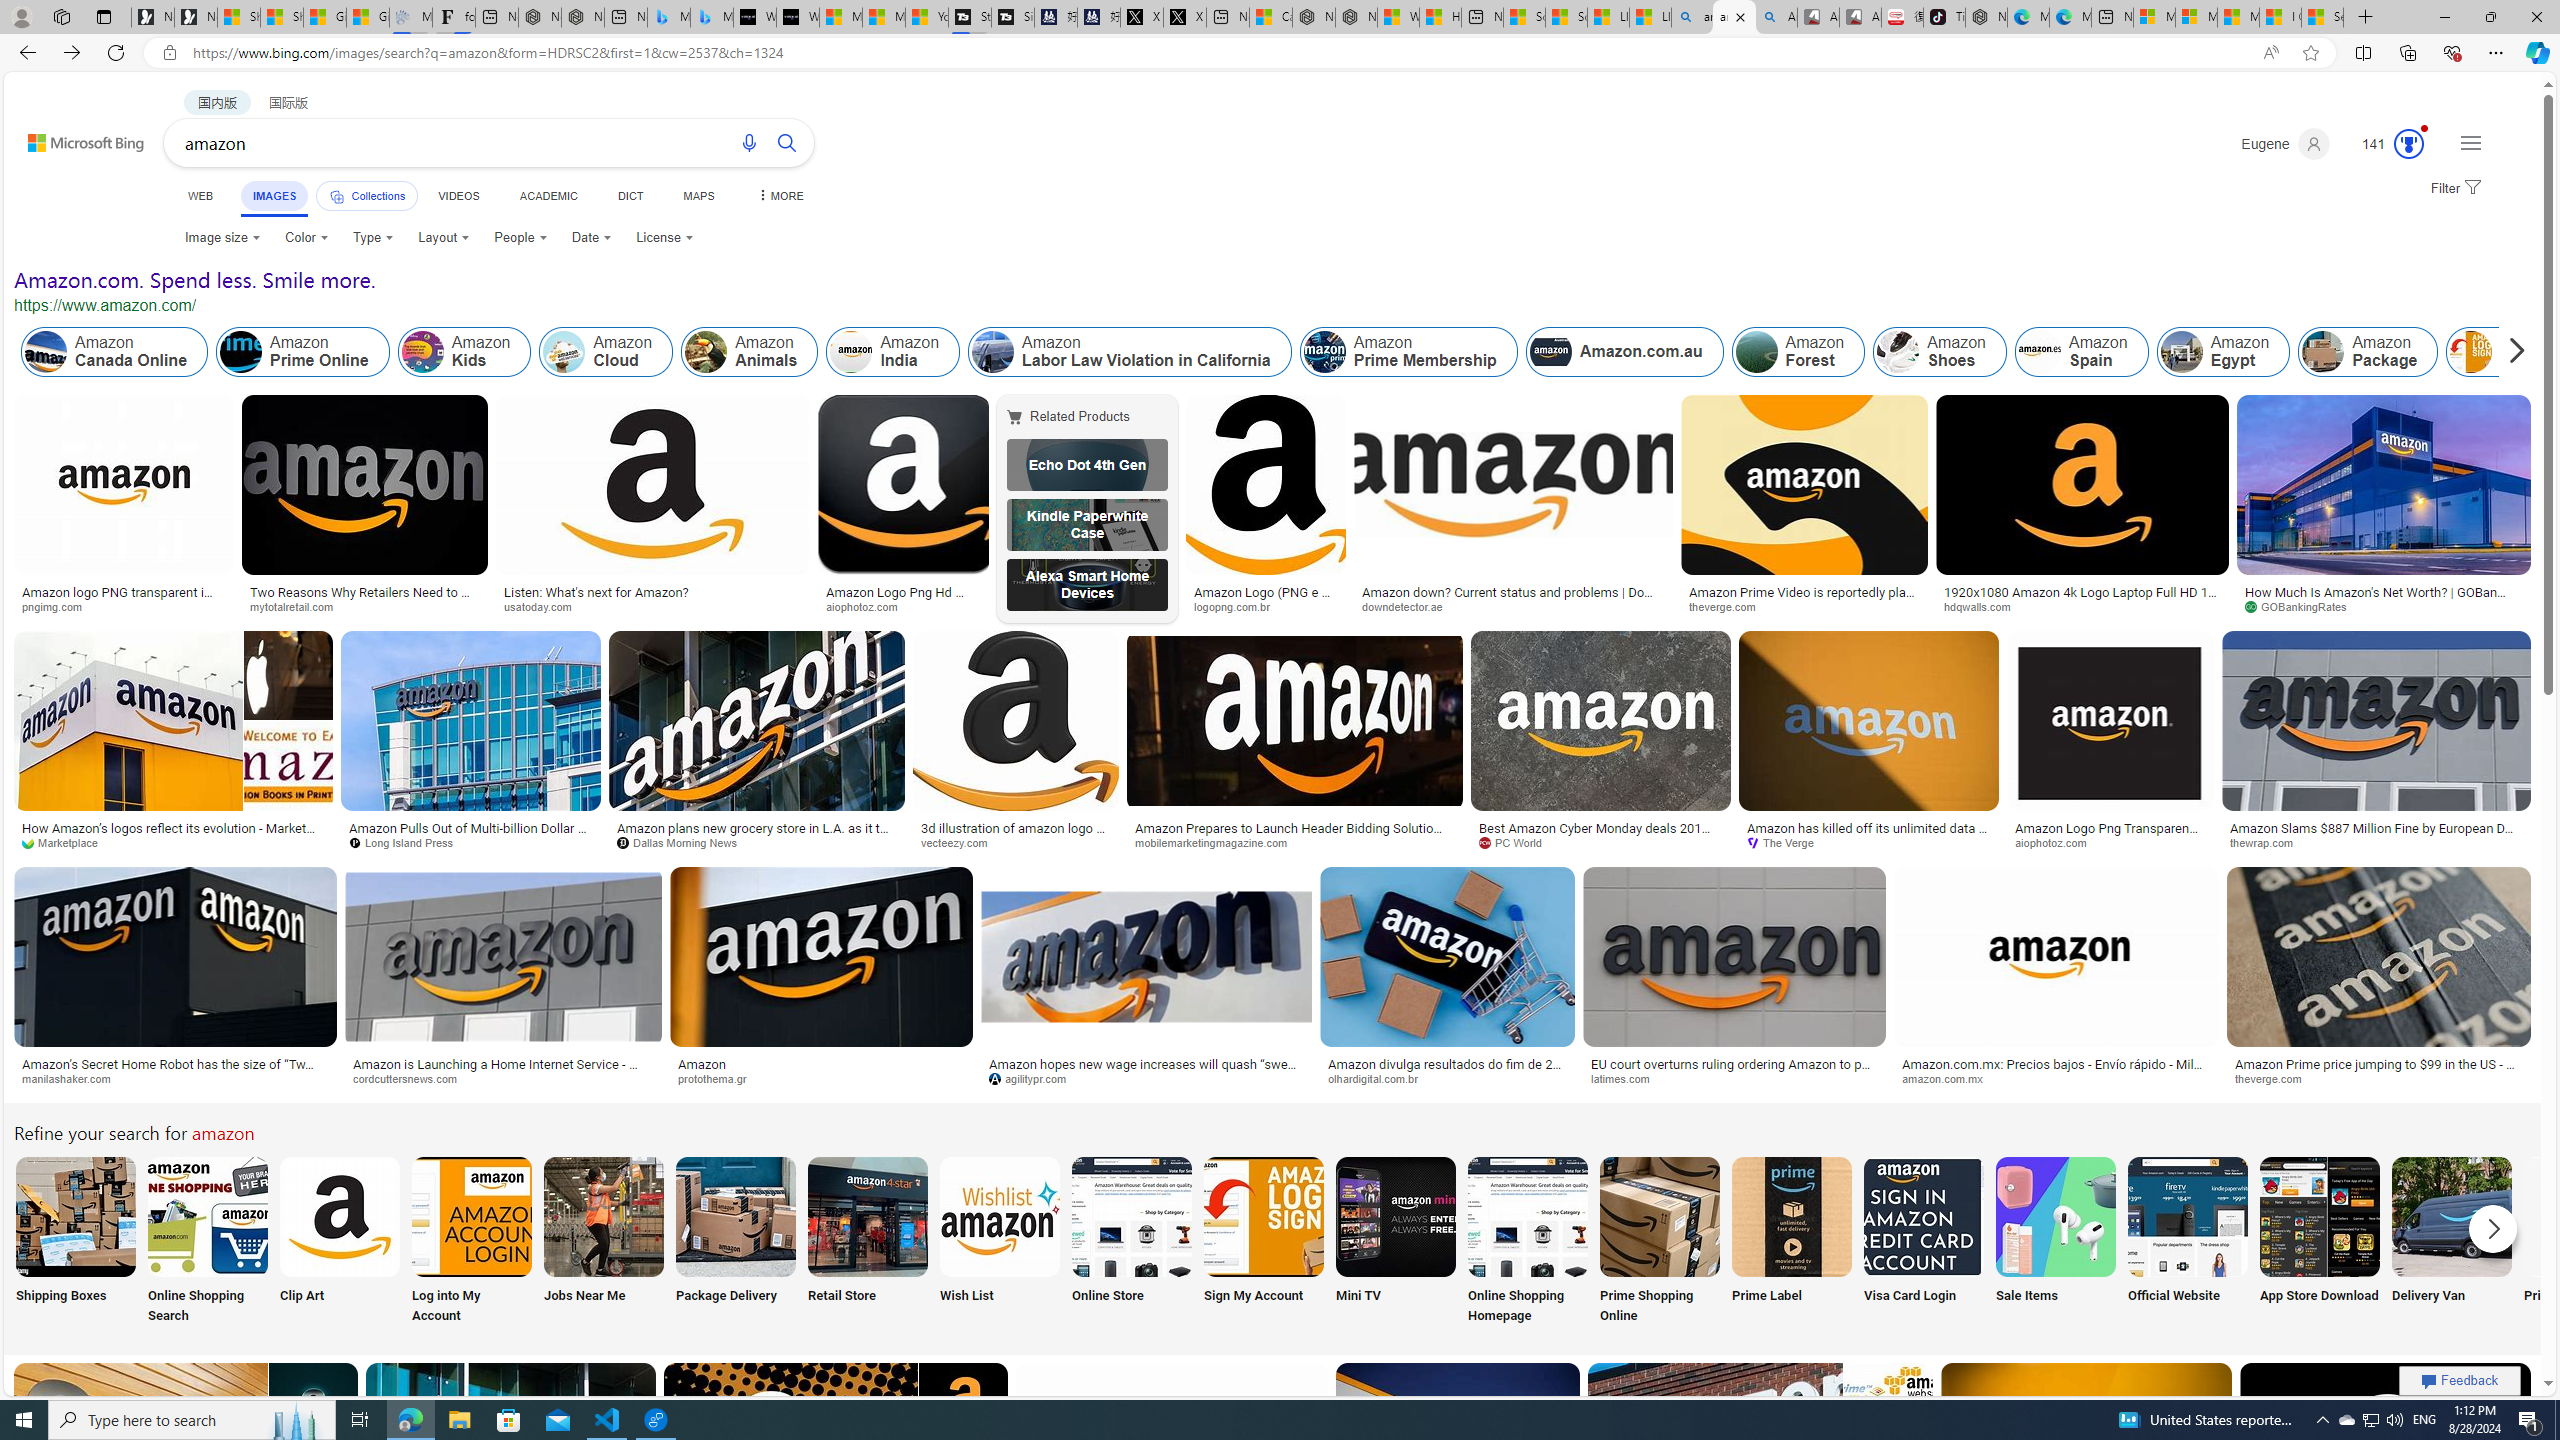  I want to click on 'hdqwalls.com', so click(1984, 605).